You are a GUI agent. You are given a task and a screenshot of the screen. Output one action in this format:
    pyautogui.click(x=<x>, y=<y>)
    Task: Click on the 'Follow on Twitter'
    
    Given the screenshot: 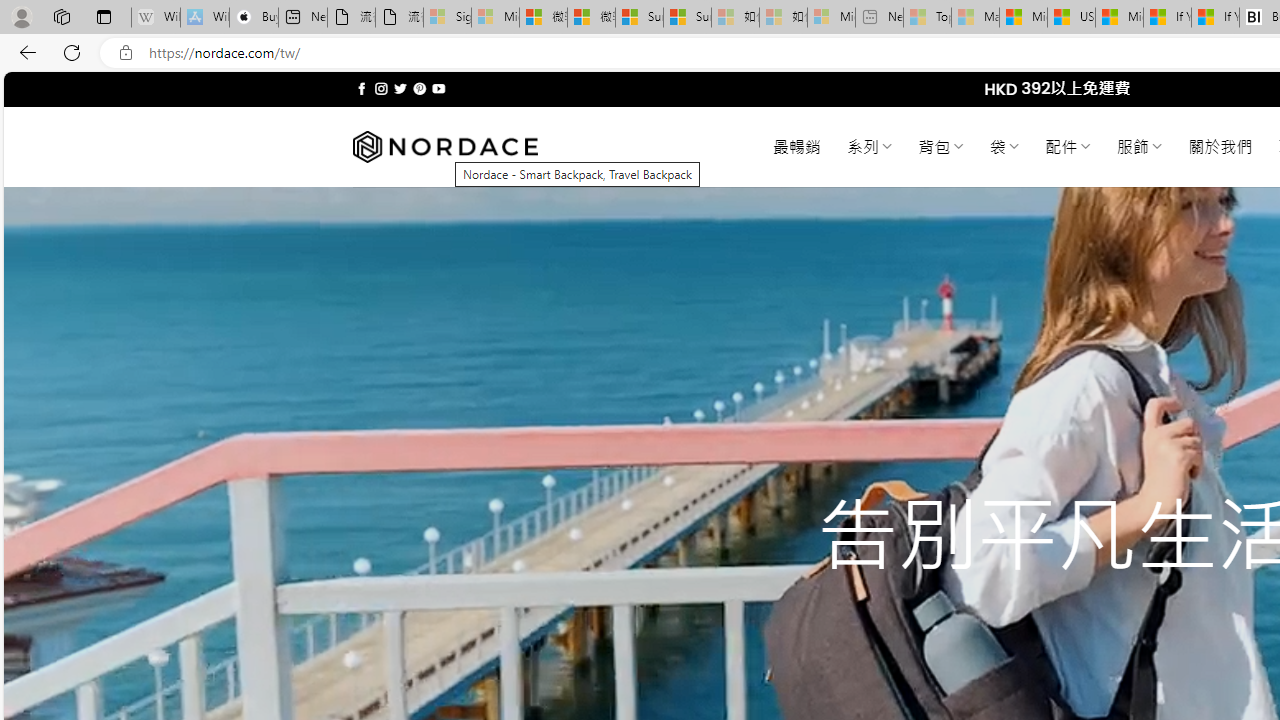 What is the action you would take?
    pyautogui.click(x=400, y=88)
    